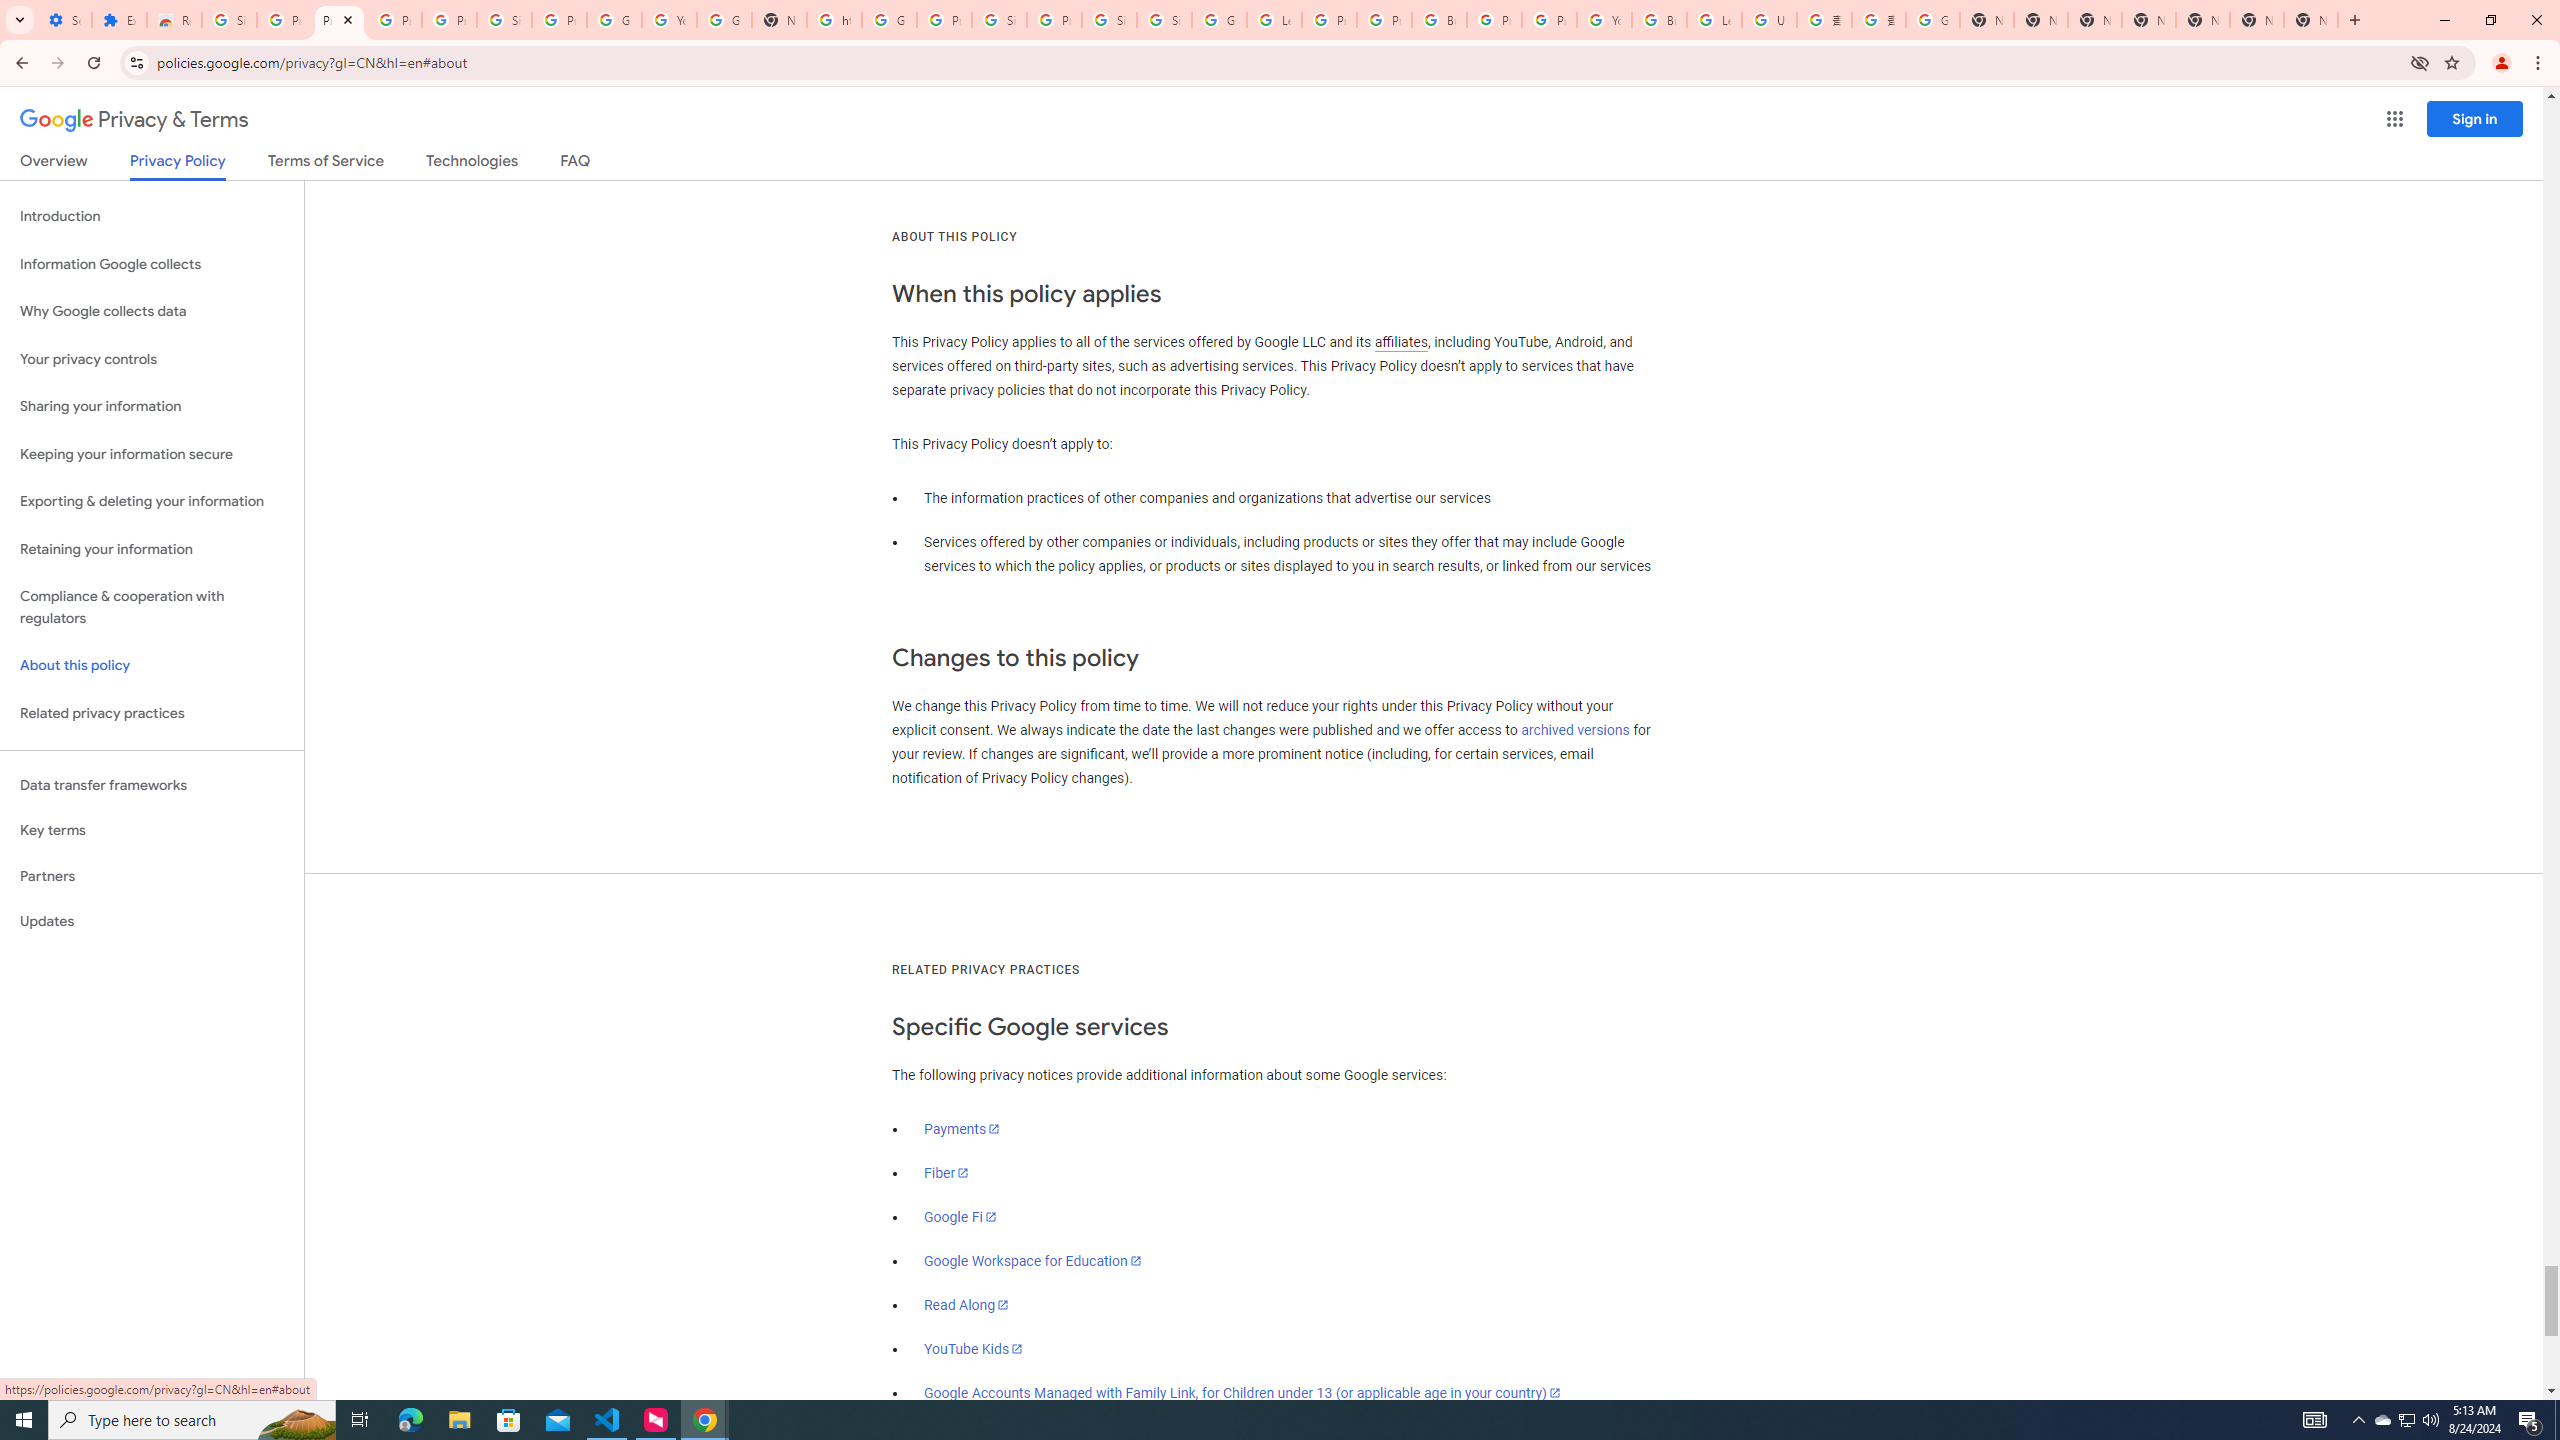 The width and height of the screenshot is (2560, 1440). I want to click on 'Information Google collects', so click(151, 264).